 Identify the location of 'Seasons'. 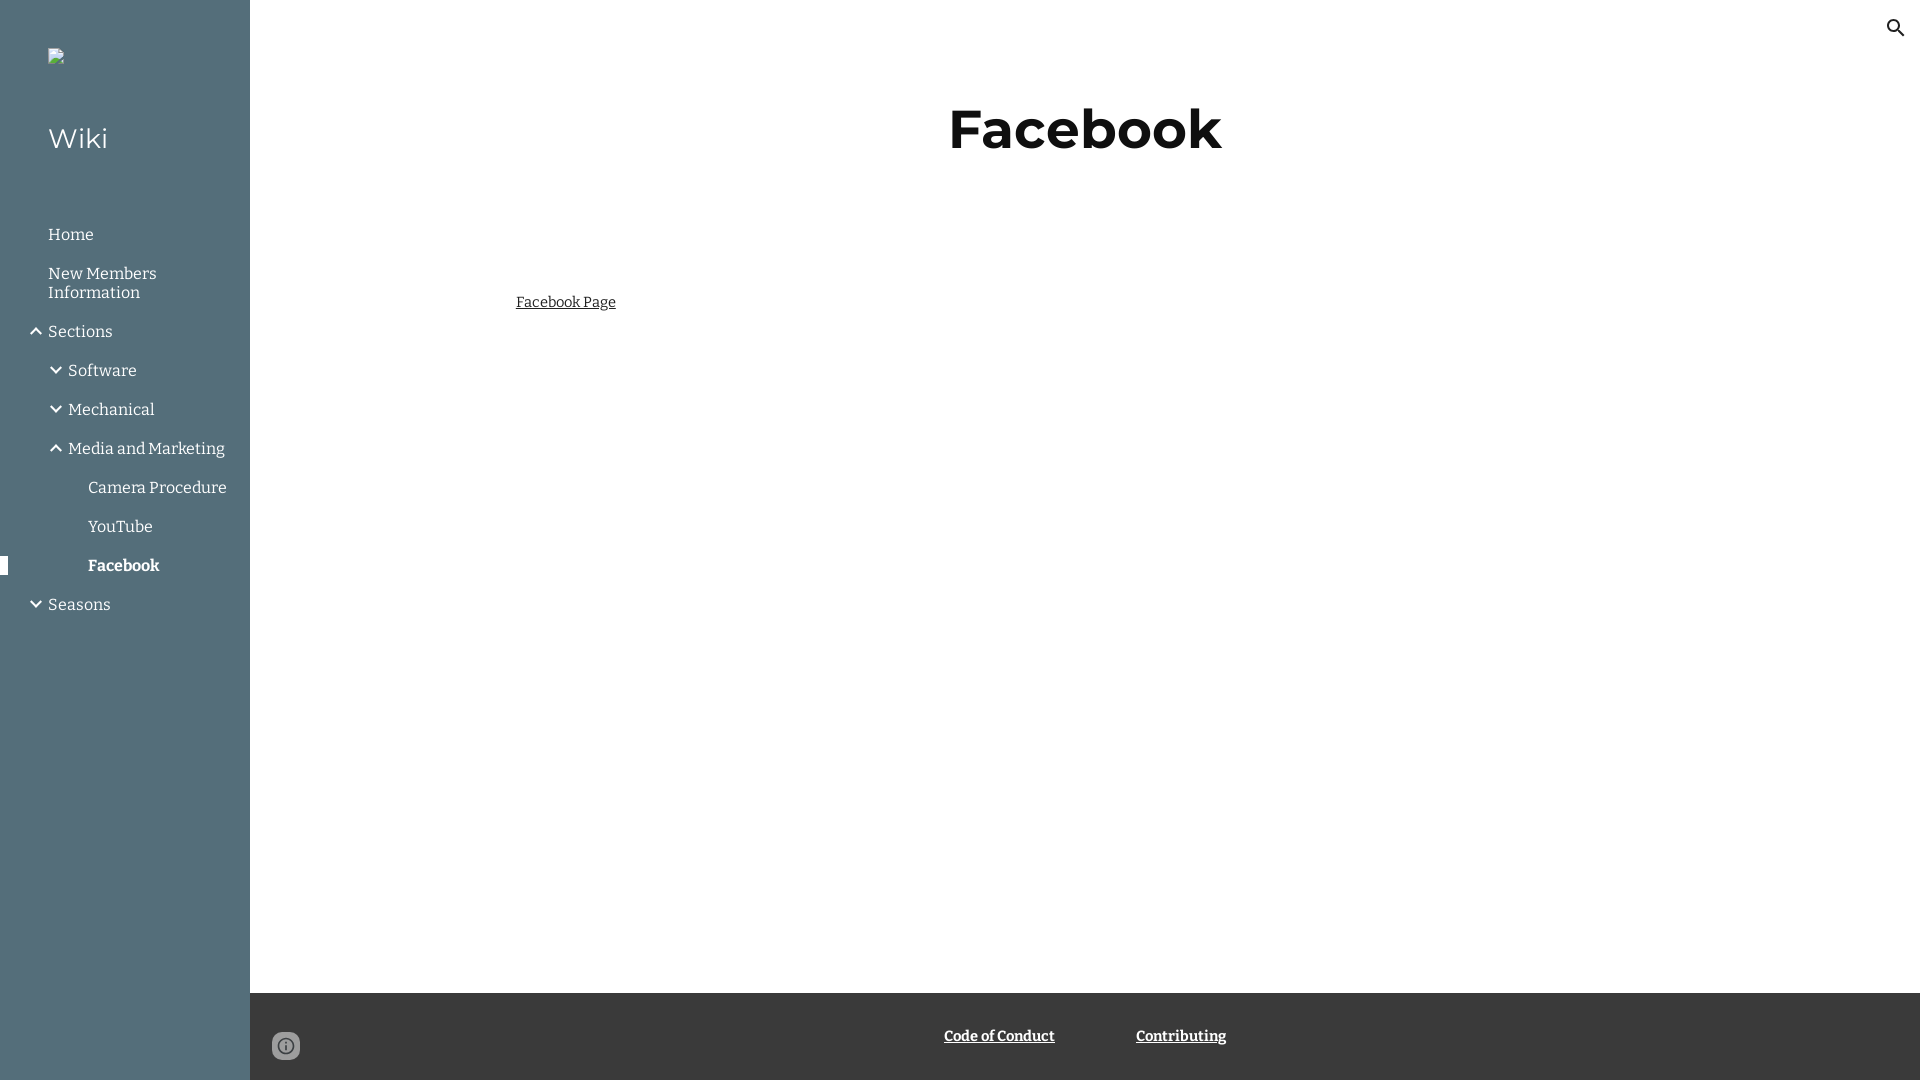
(139, 603).